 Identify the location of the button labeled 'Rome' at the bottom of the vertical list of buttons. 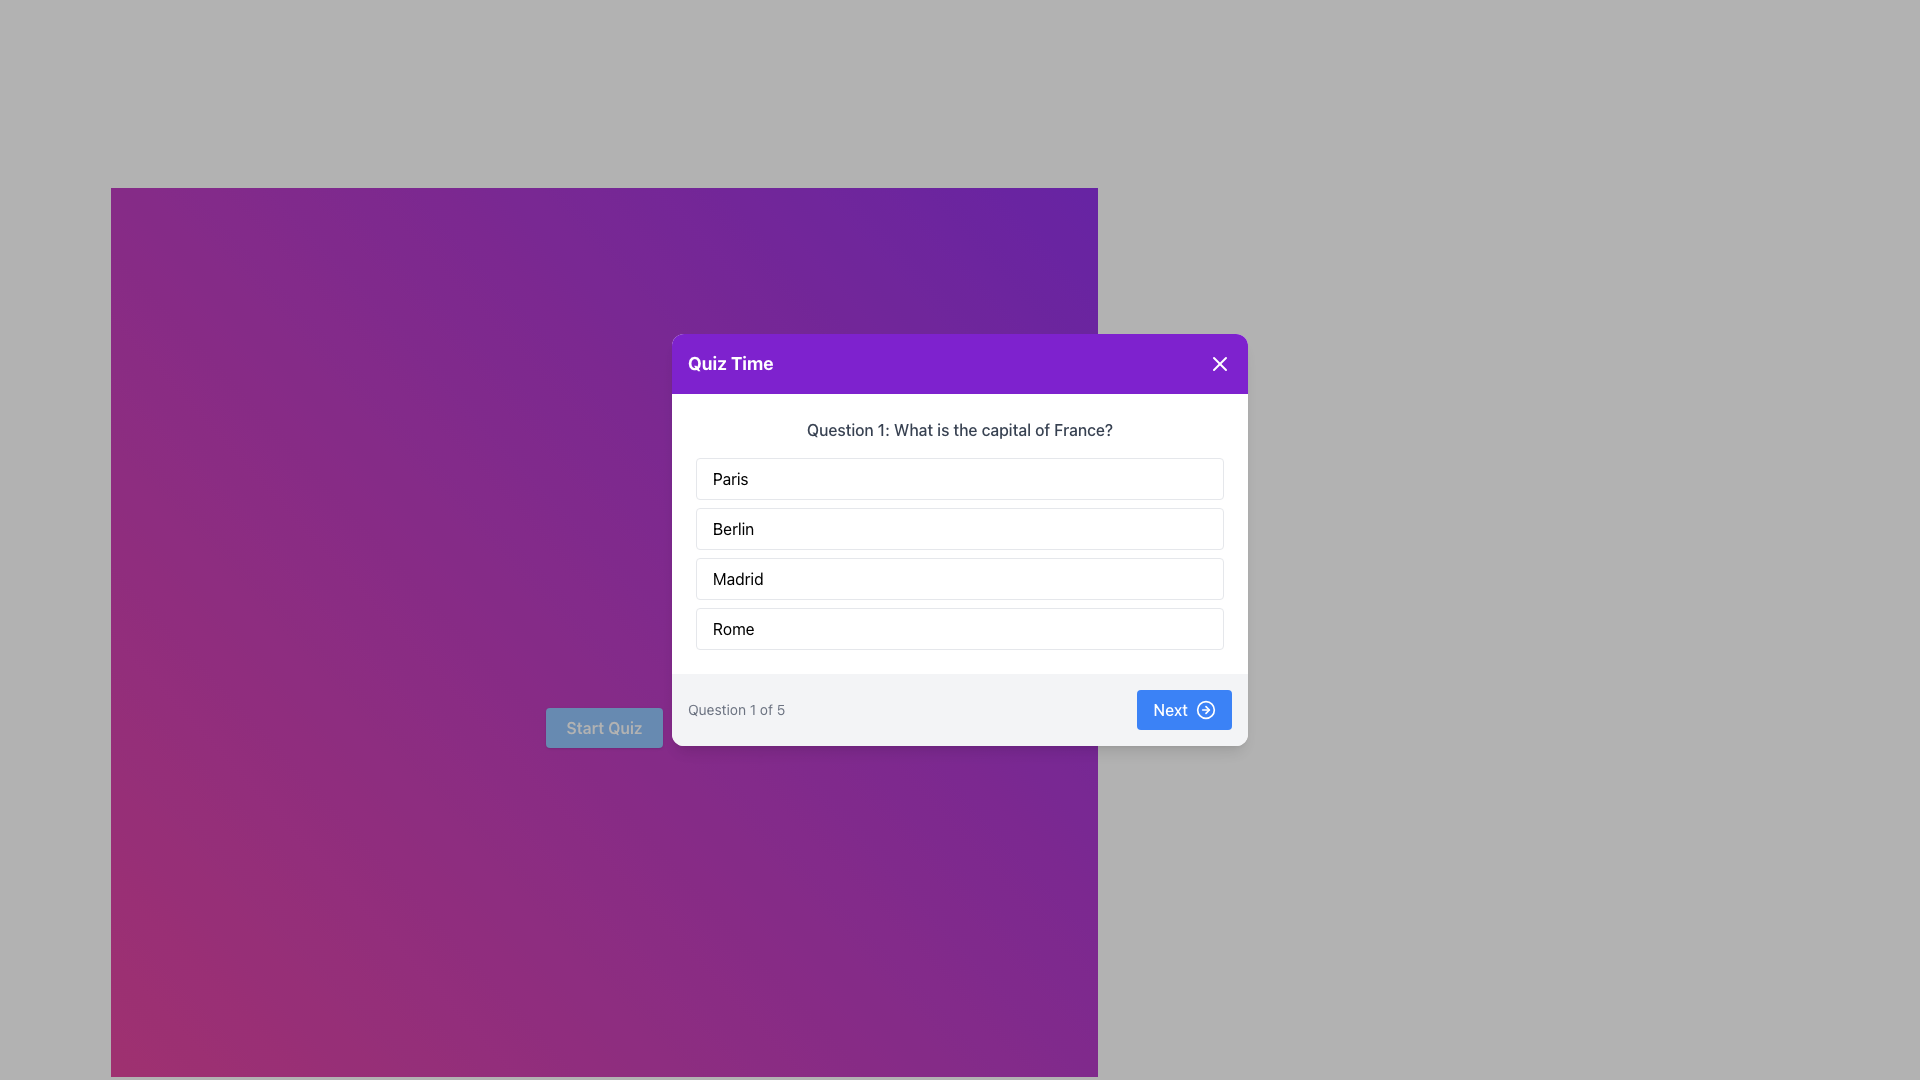
(960, 627).